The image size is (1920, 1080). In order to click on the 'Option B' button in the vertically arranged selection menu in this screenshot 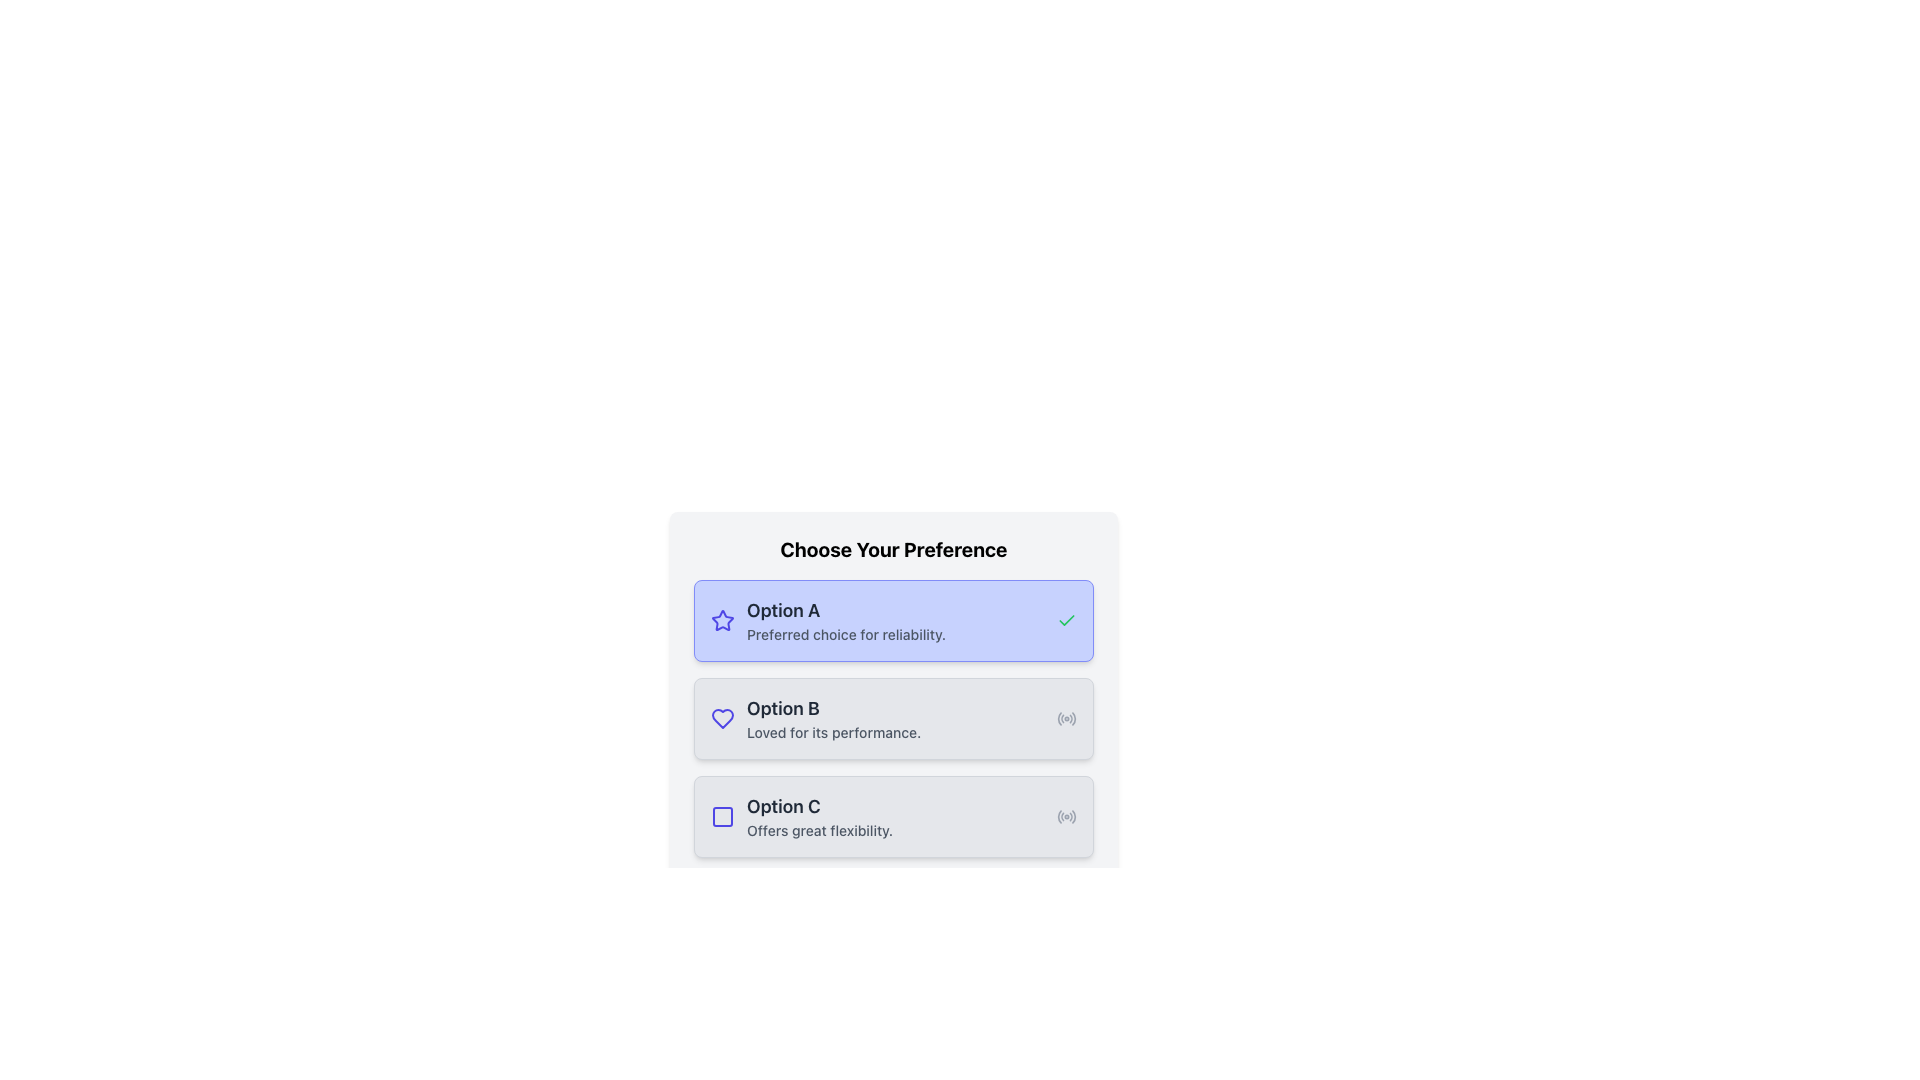, I will do `click(892, 716)`.